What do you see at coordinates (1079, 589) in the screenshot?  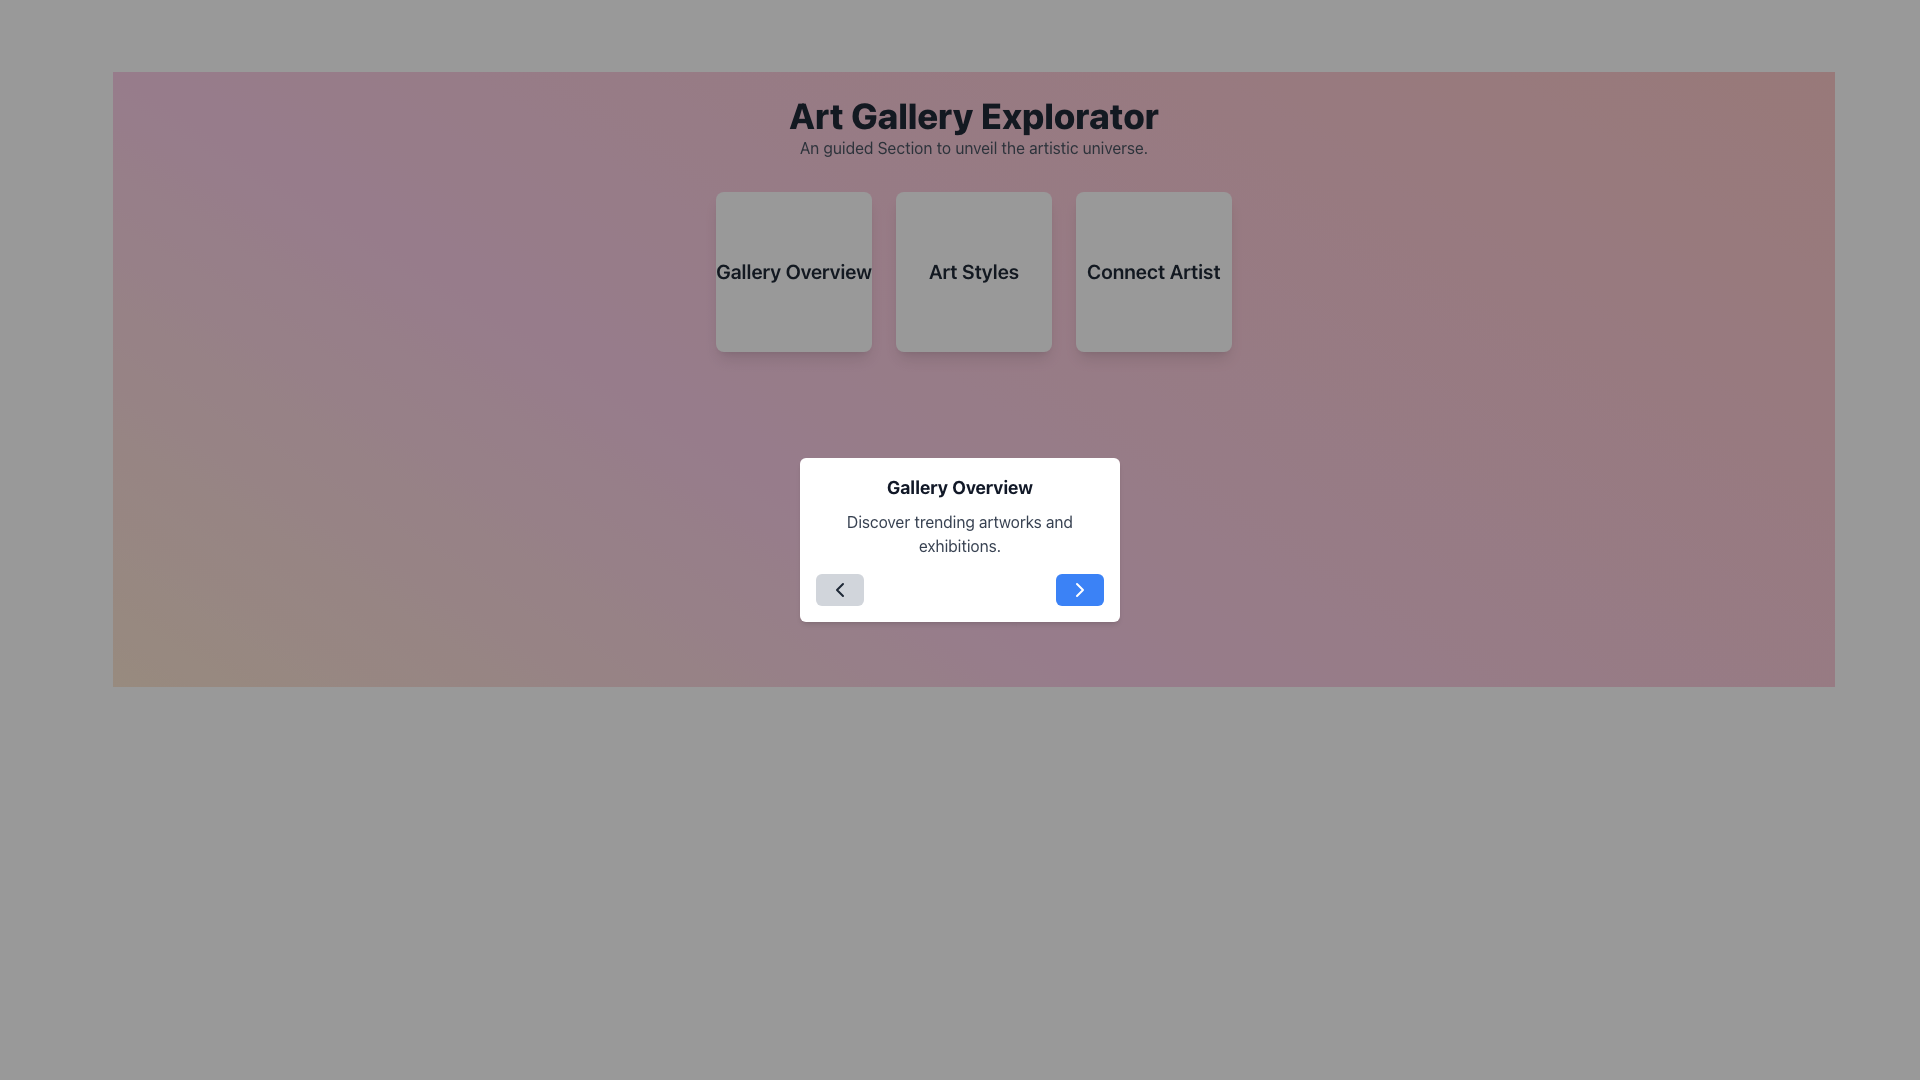 I see `the chevron-like icon within the button located at the bottom right of the overlay card` at bounding box center [1079, 589].